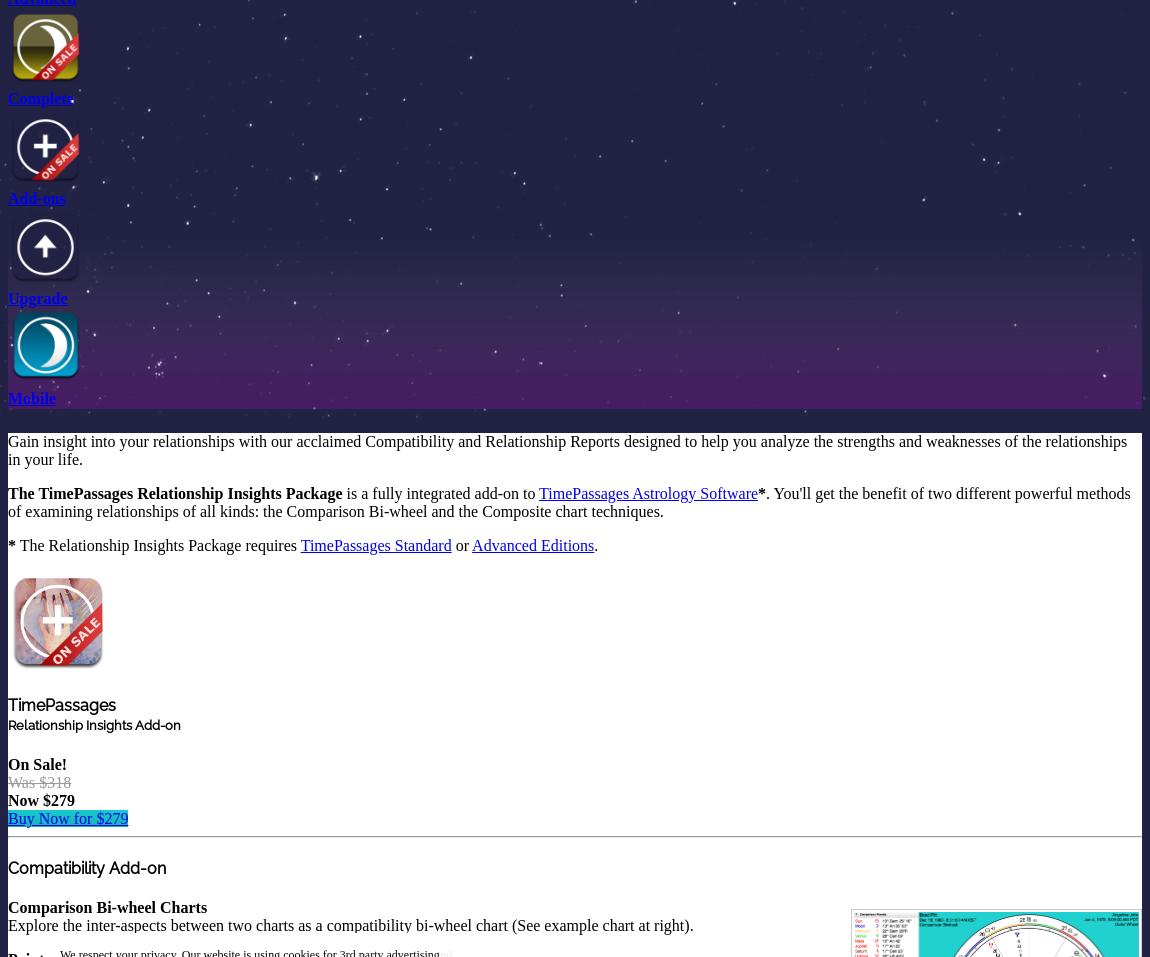  Describe the element at coordinates (60, 705) in the screenshot. I see `'TimePassages'` at that location.